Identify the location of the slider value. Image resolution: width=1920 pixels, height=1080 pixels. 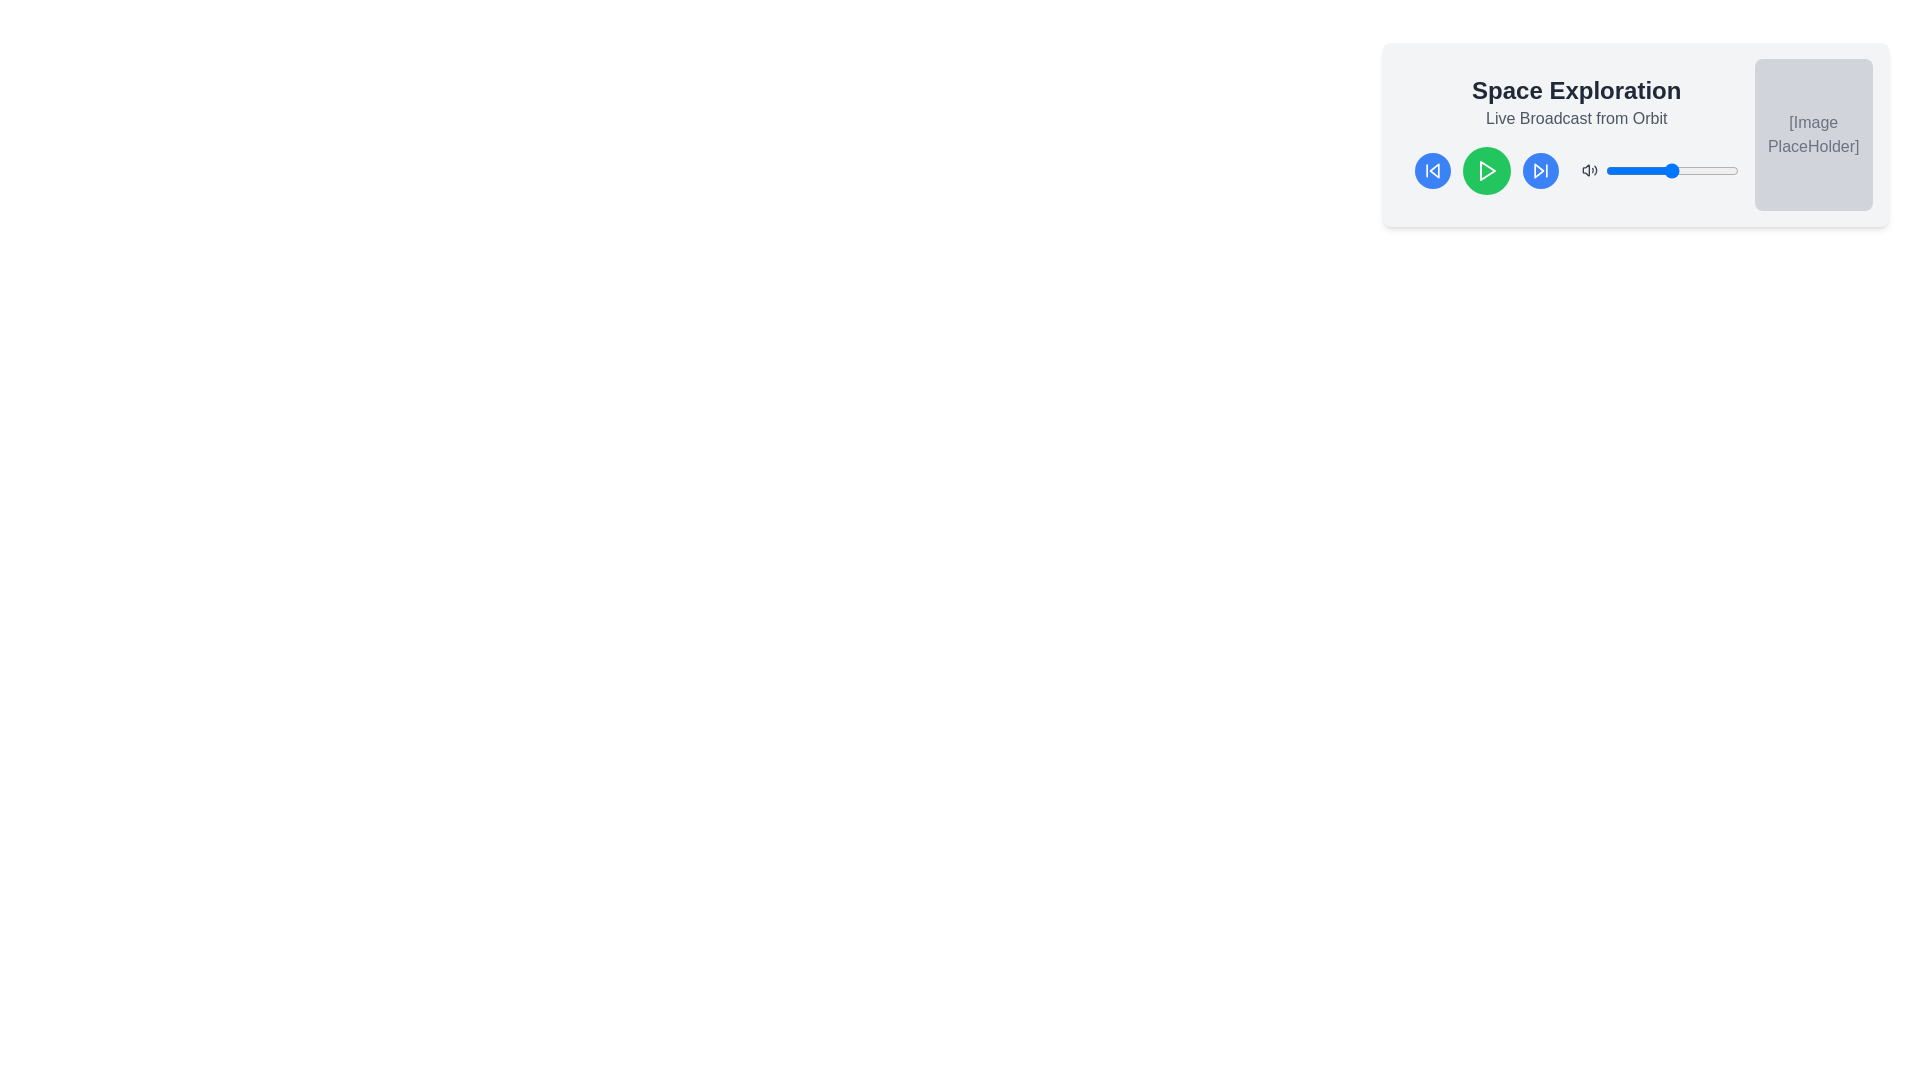
(1718, 169).